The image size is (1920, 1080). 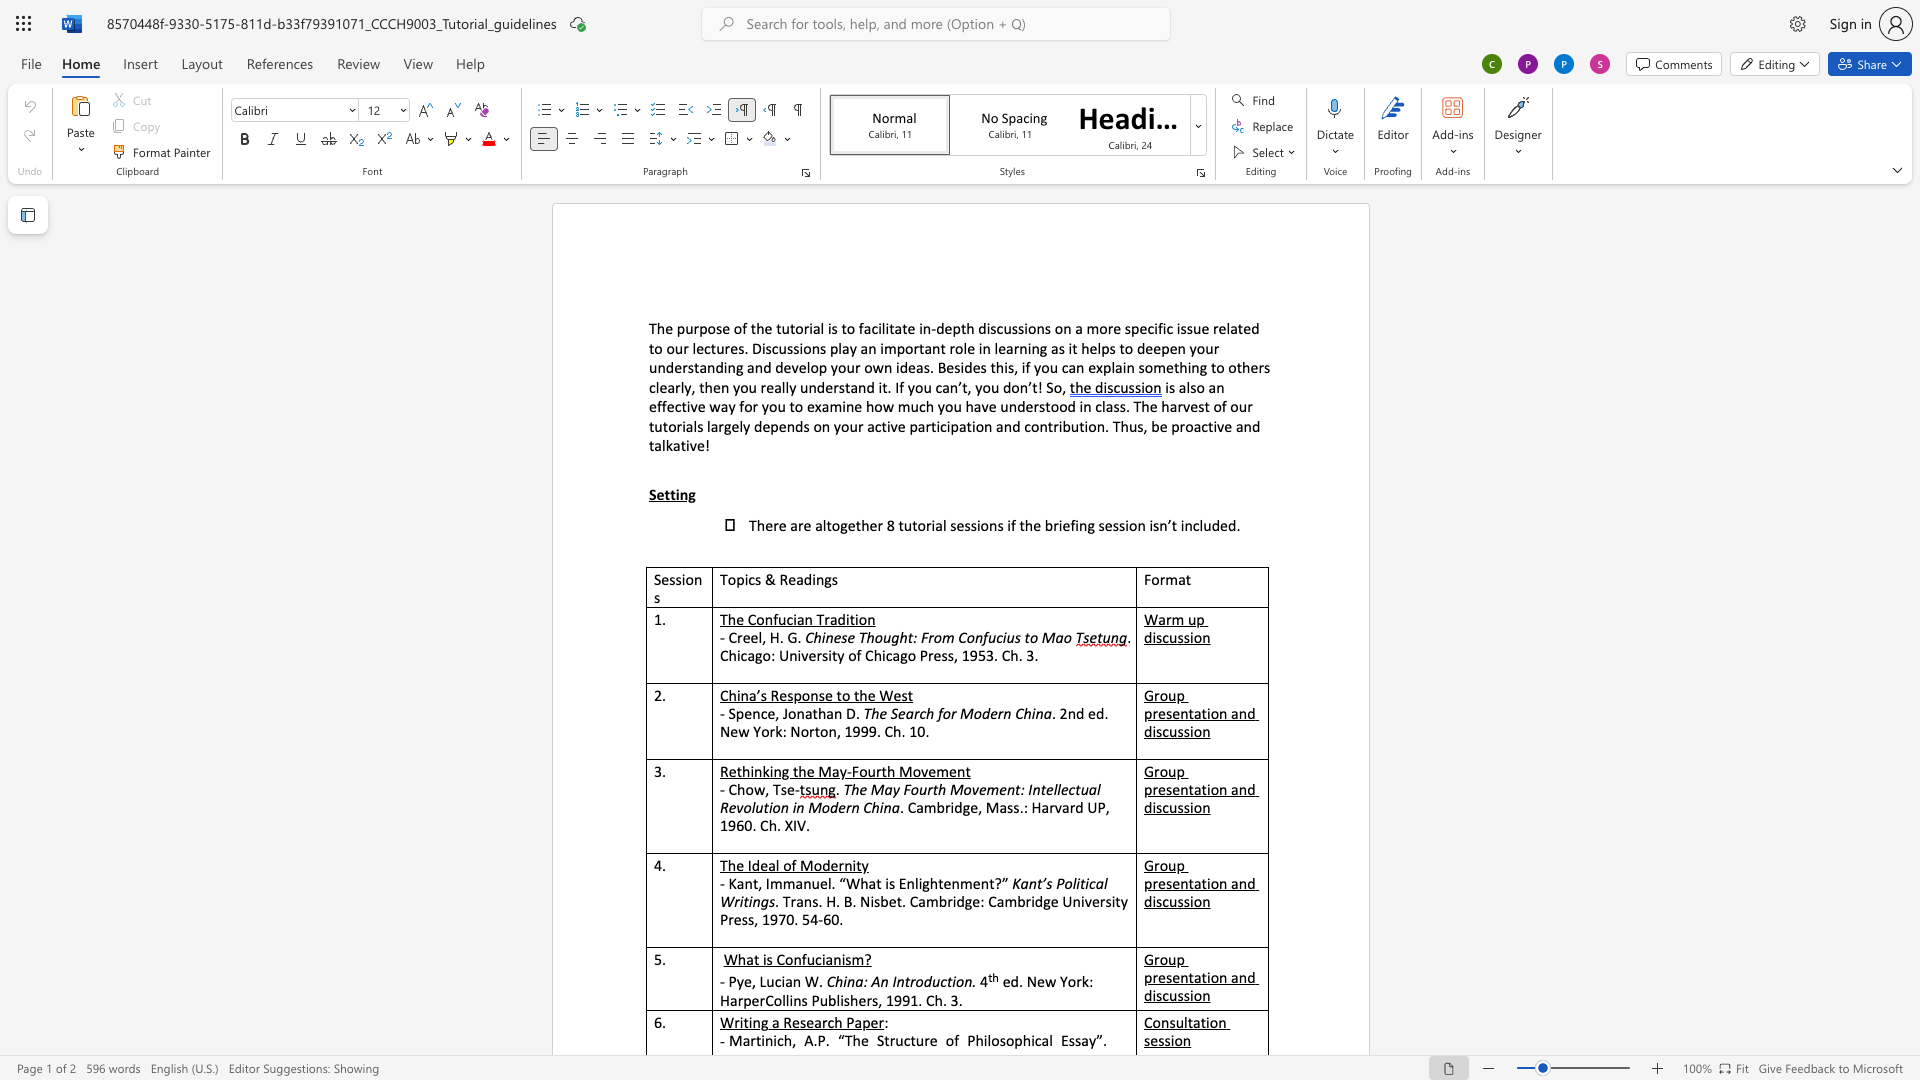 What do you see at coordinates (939, 425) in the screenshot?
I see `the space between the continuous character "i" and "c" in the text` at bounding box center [939, 425].